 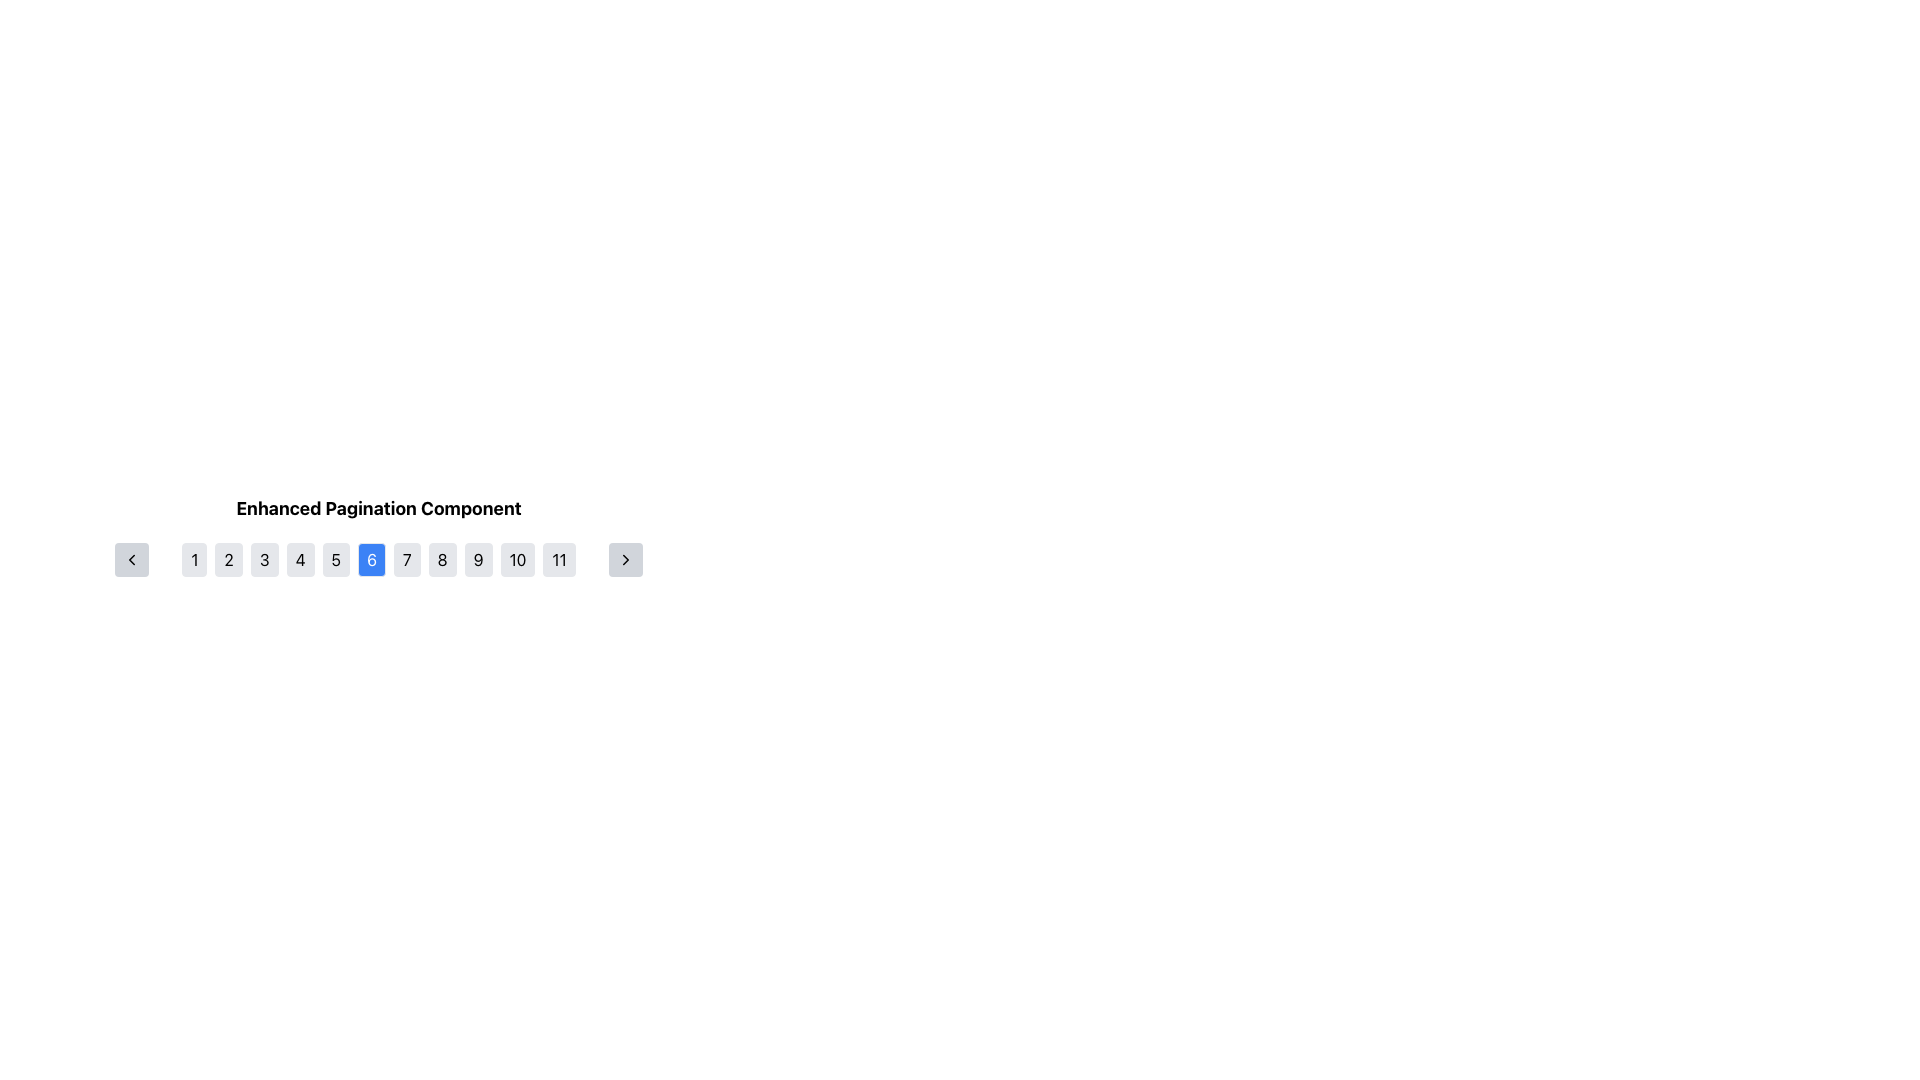 What do you see at coordinates (518, 559) in the screenshot?
I see `the pagination button displaying the number '10'` at bounding box center [518, 559].